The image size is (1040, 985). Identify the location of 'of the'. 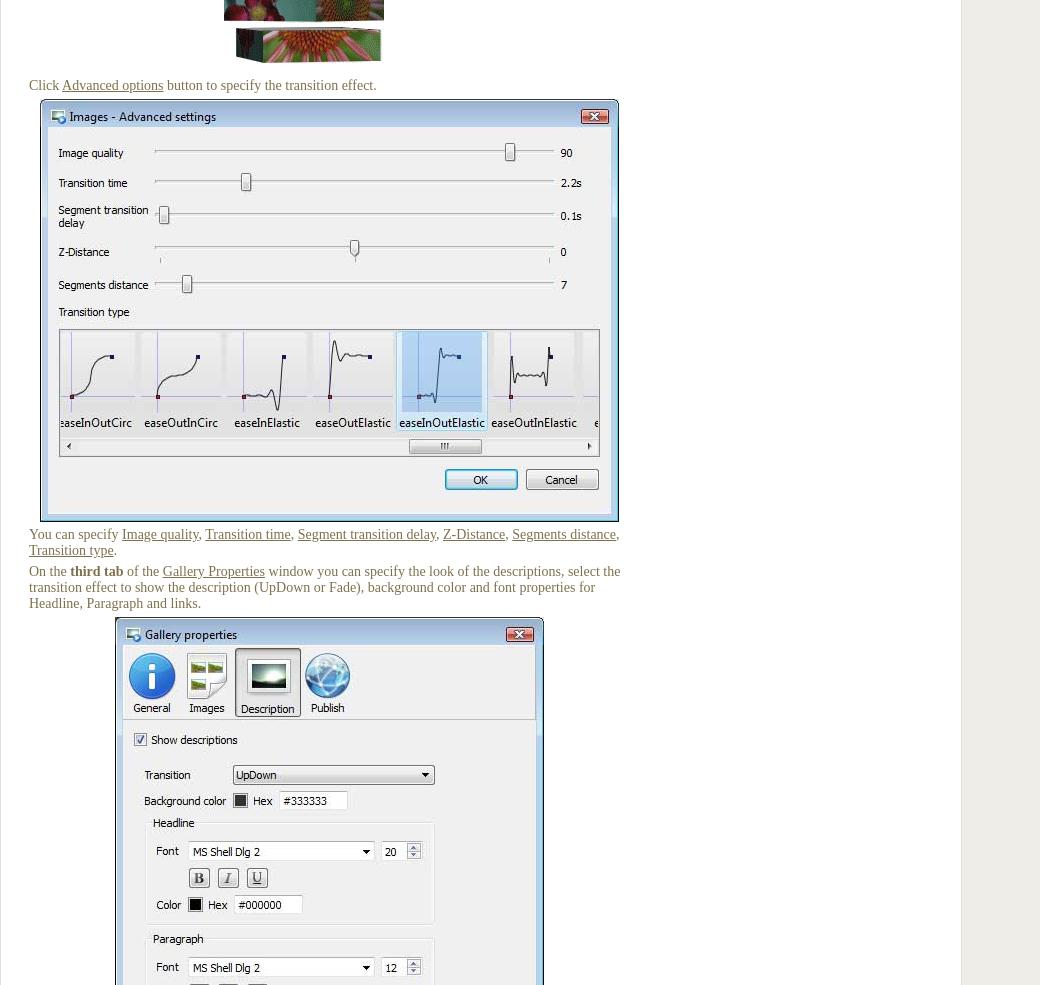
(142, 570).